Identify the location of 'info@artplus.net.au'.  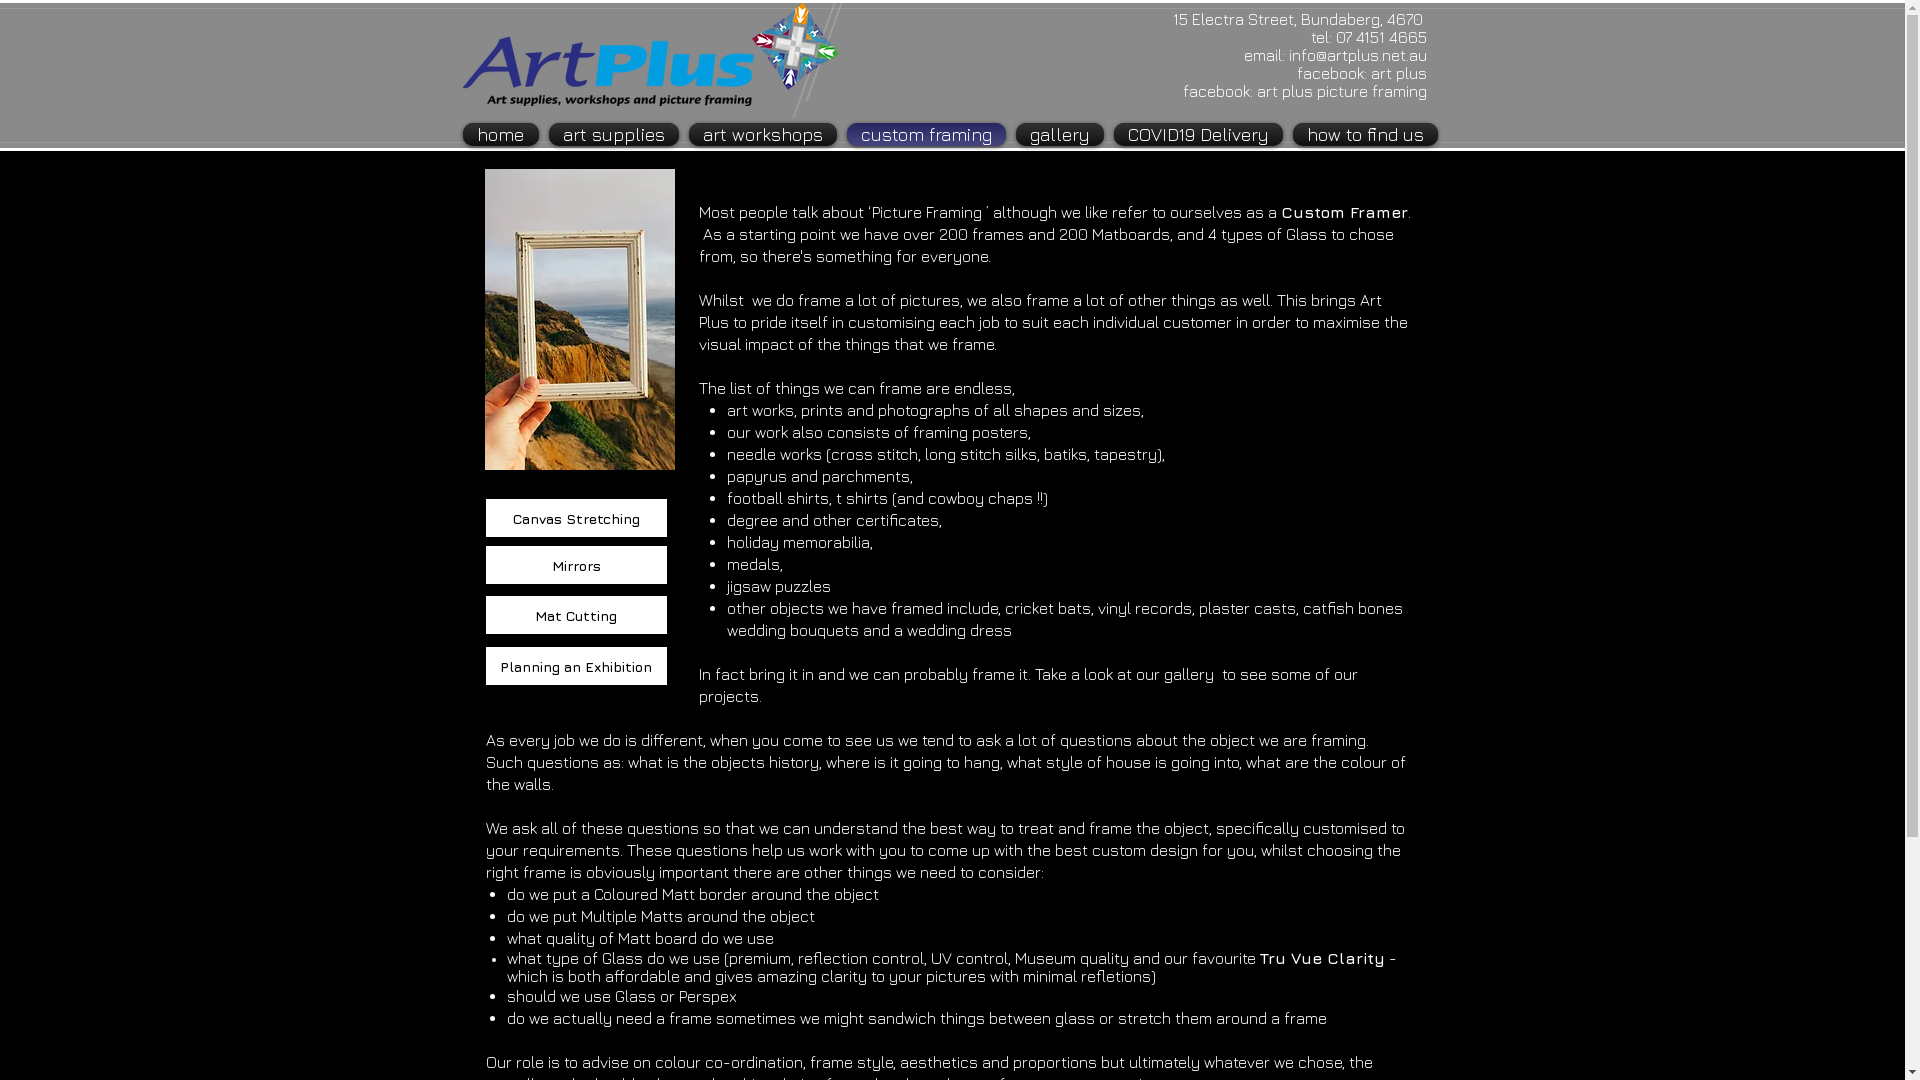
(1357, 53).